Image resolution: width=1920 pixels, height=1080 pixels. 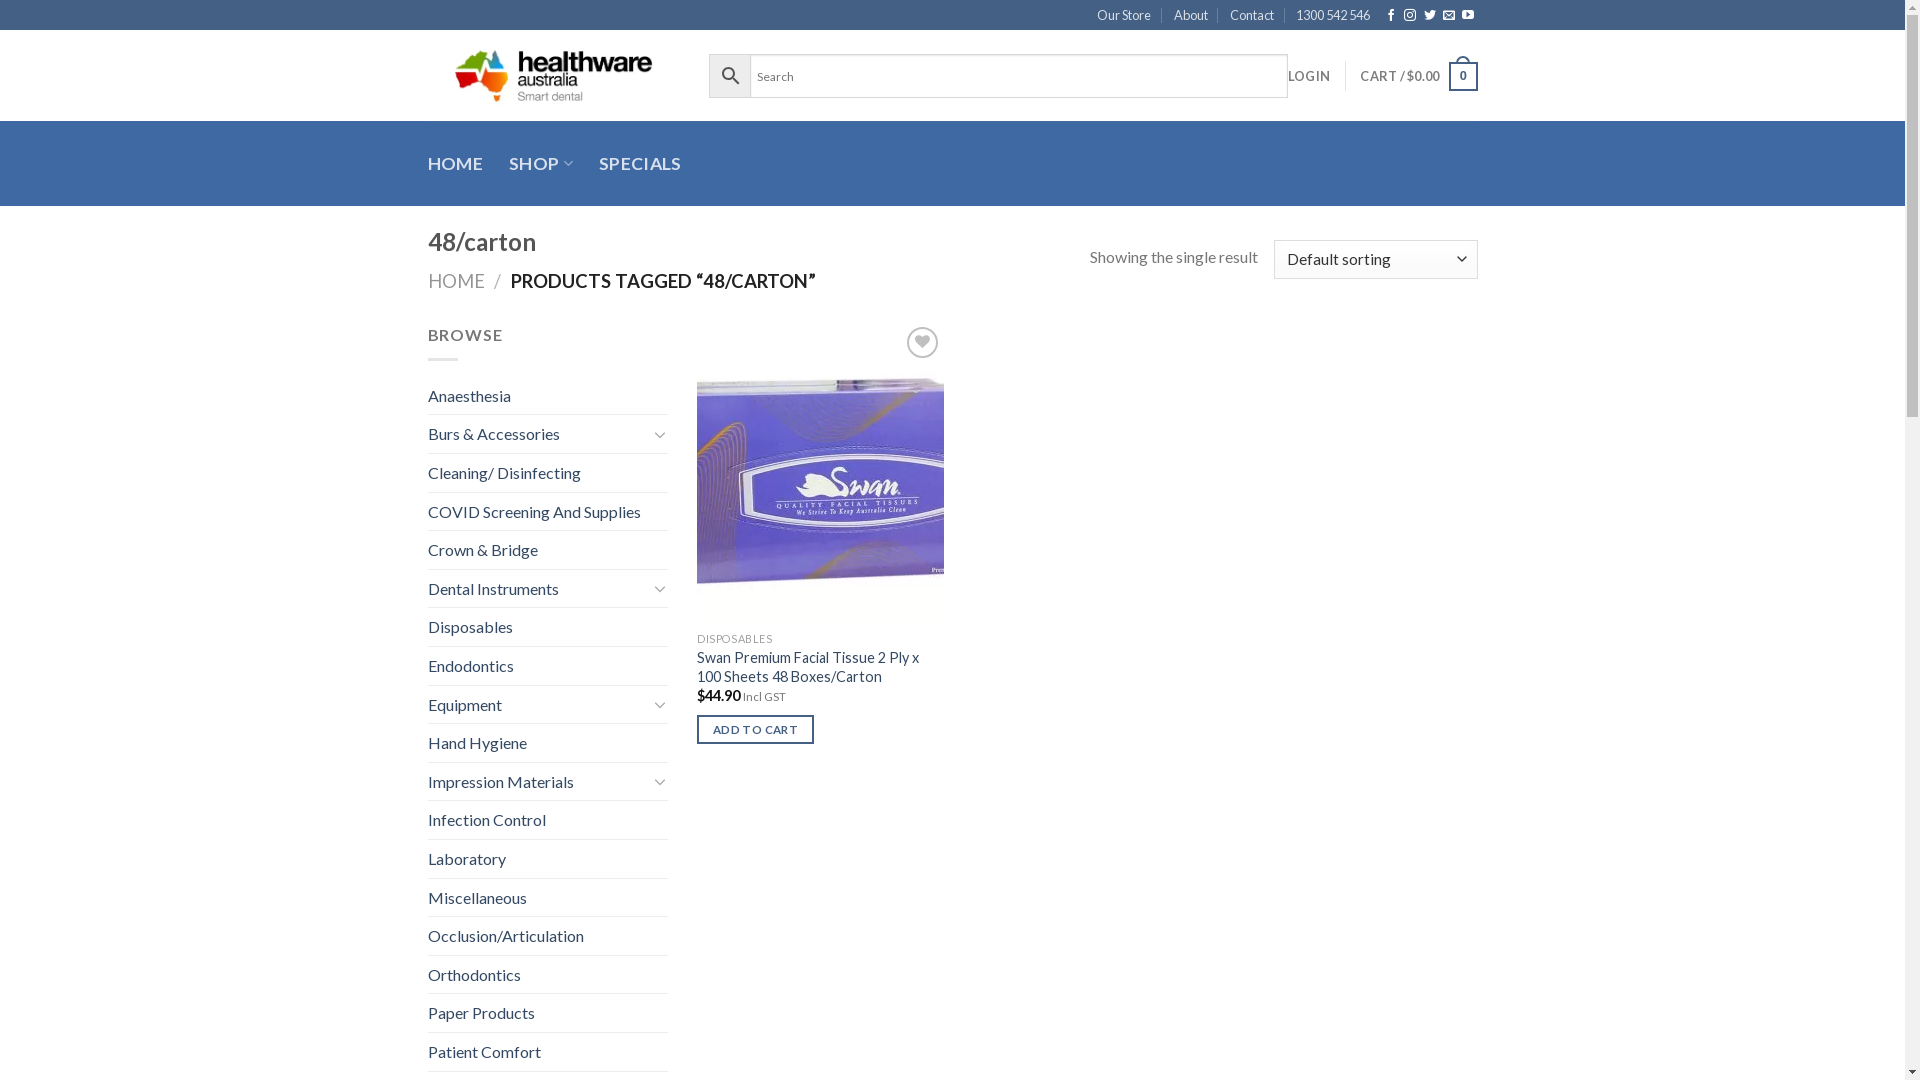 I want to click on 'Paper Products', so click(x=426, y=1013).